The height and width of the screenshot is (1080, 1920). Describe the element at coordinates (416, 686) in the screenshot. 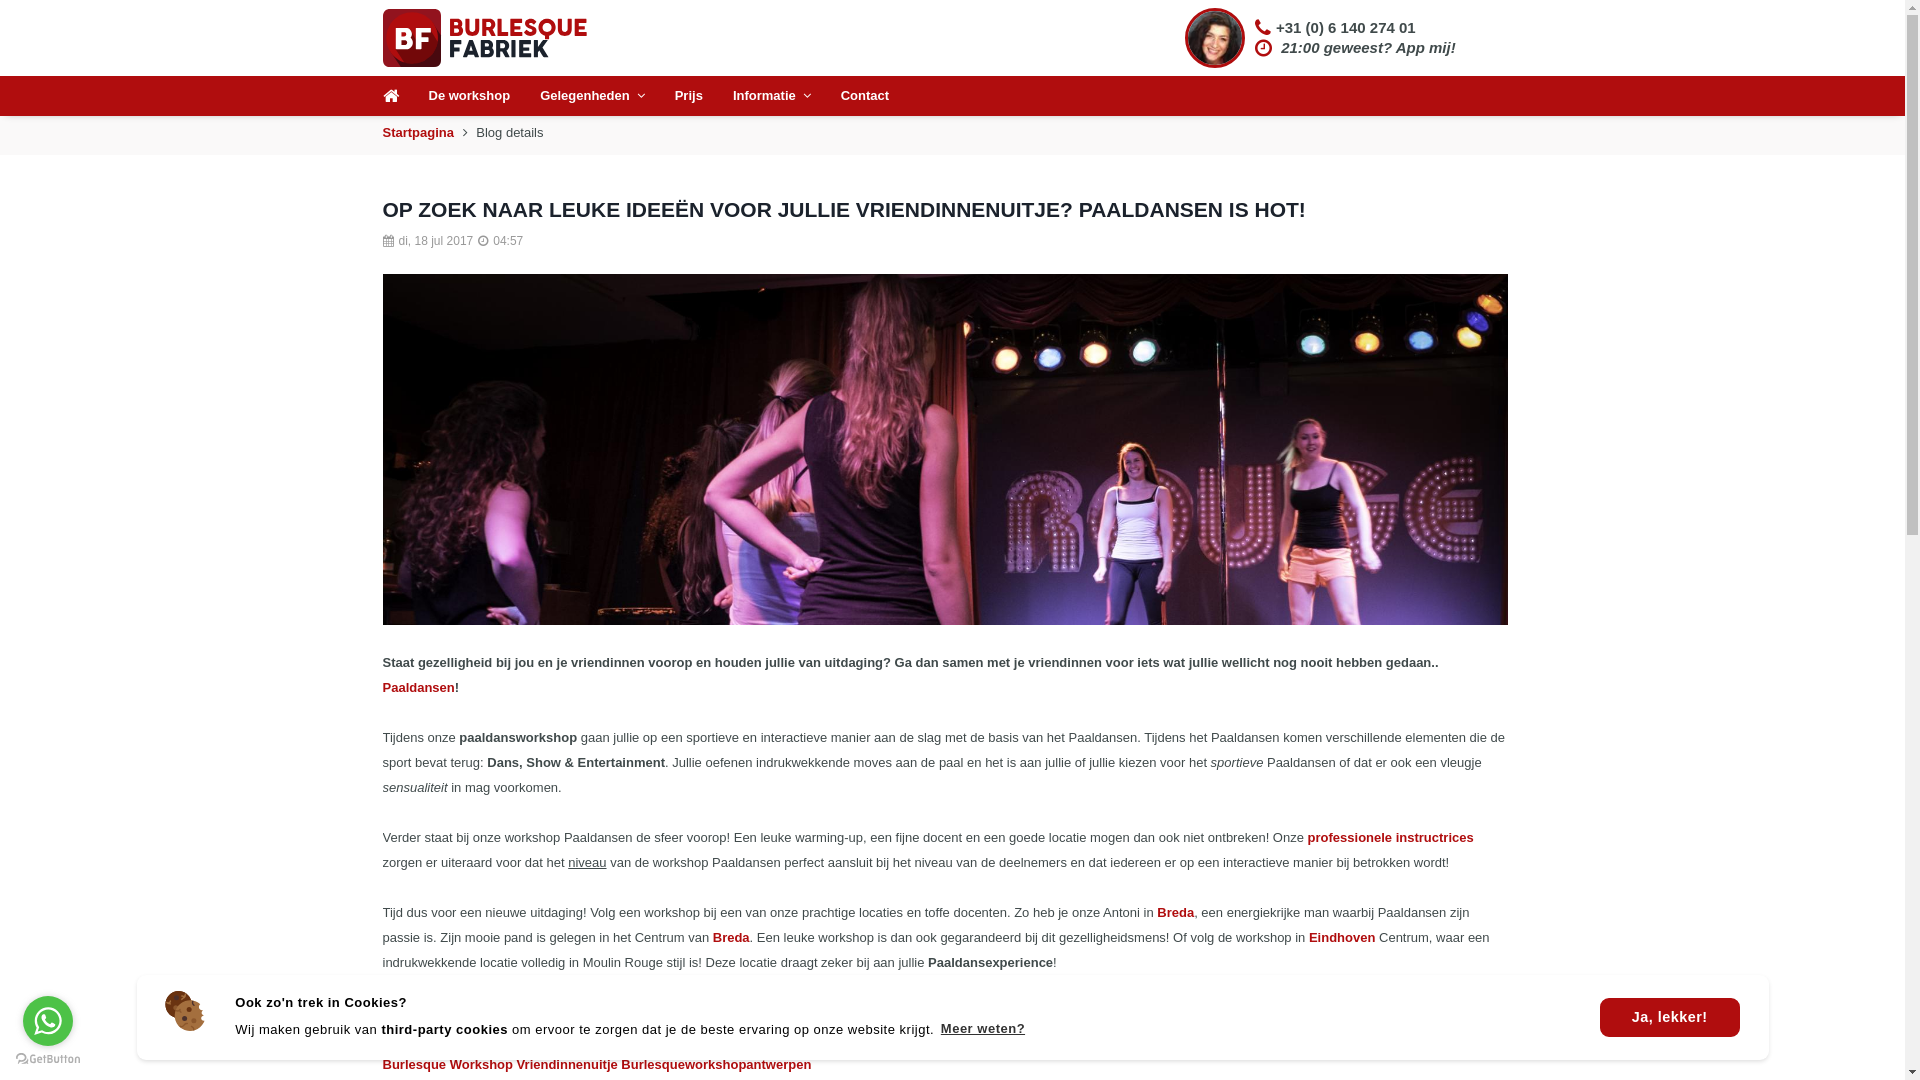

I see `'Paaldansen'` at that location.